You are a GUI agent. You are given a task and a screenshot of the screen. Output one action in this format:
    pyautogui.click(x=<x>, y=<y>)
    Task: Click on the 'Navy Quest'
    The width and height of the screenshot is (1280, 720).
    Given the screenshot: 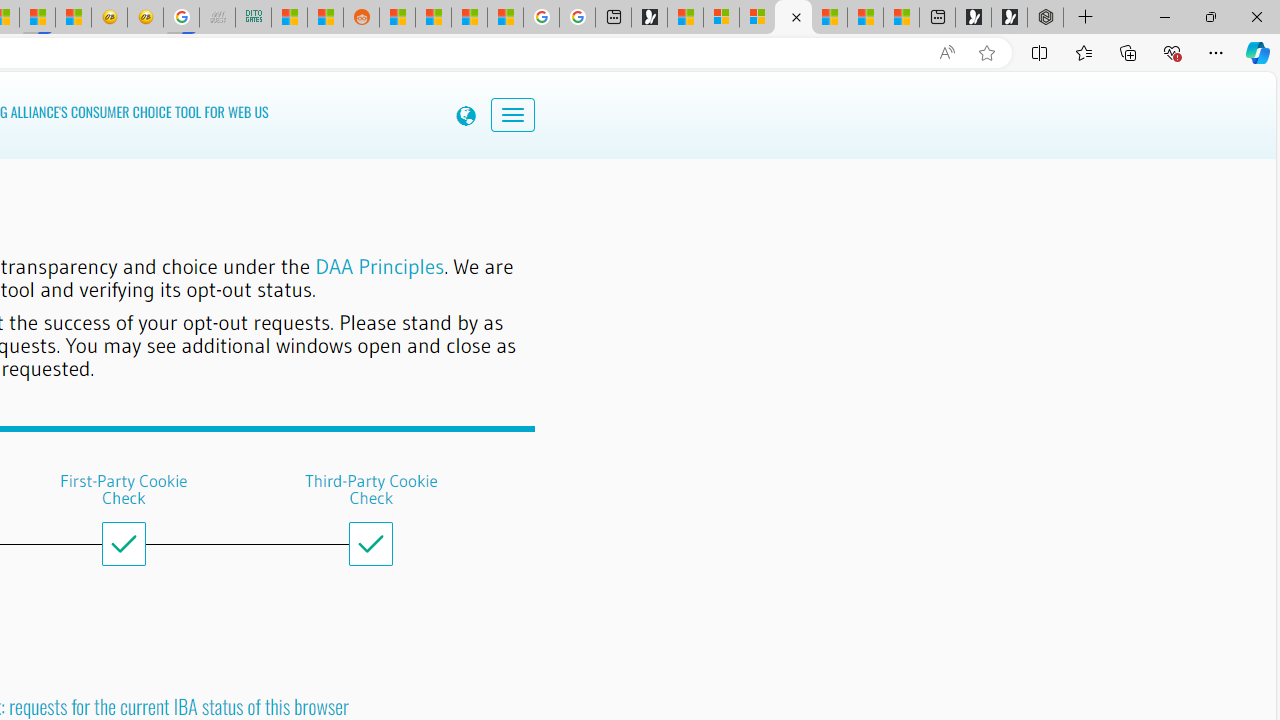 What is the action you would take?
    pyautogui.click(x=217, y=17)
    